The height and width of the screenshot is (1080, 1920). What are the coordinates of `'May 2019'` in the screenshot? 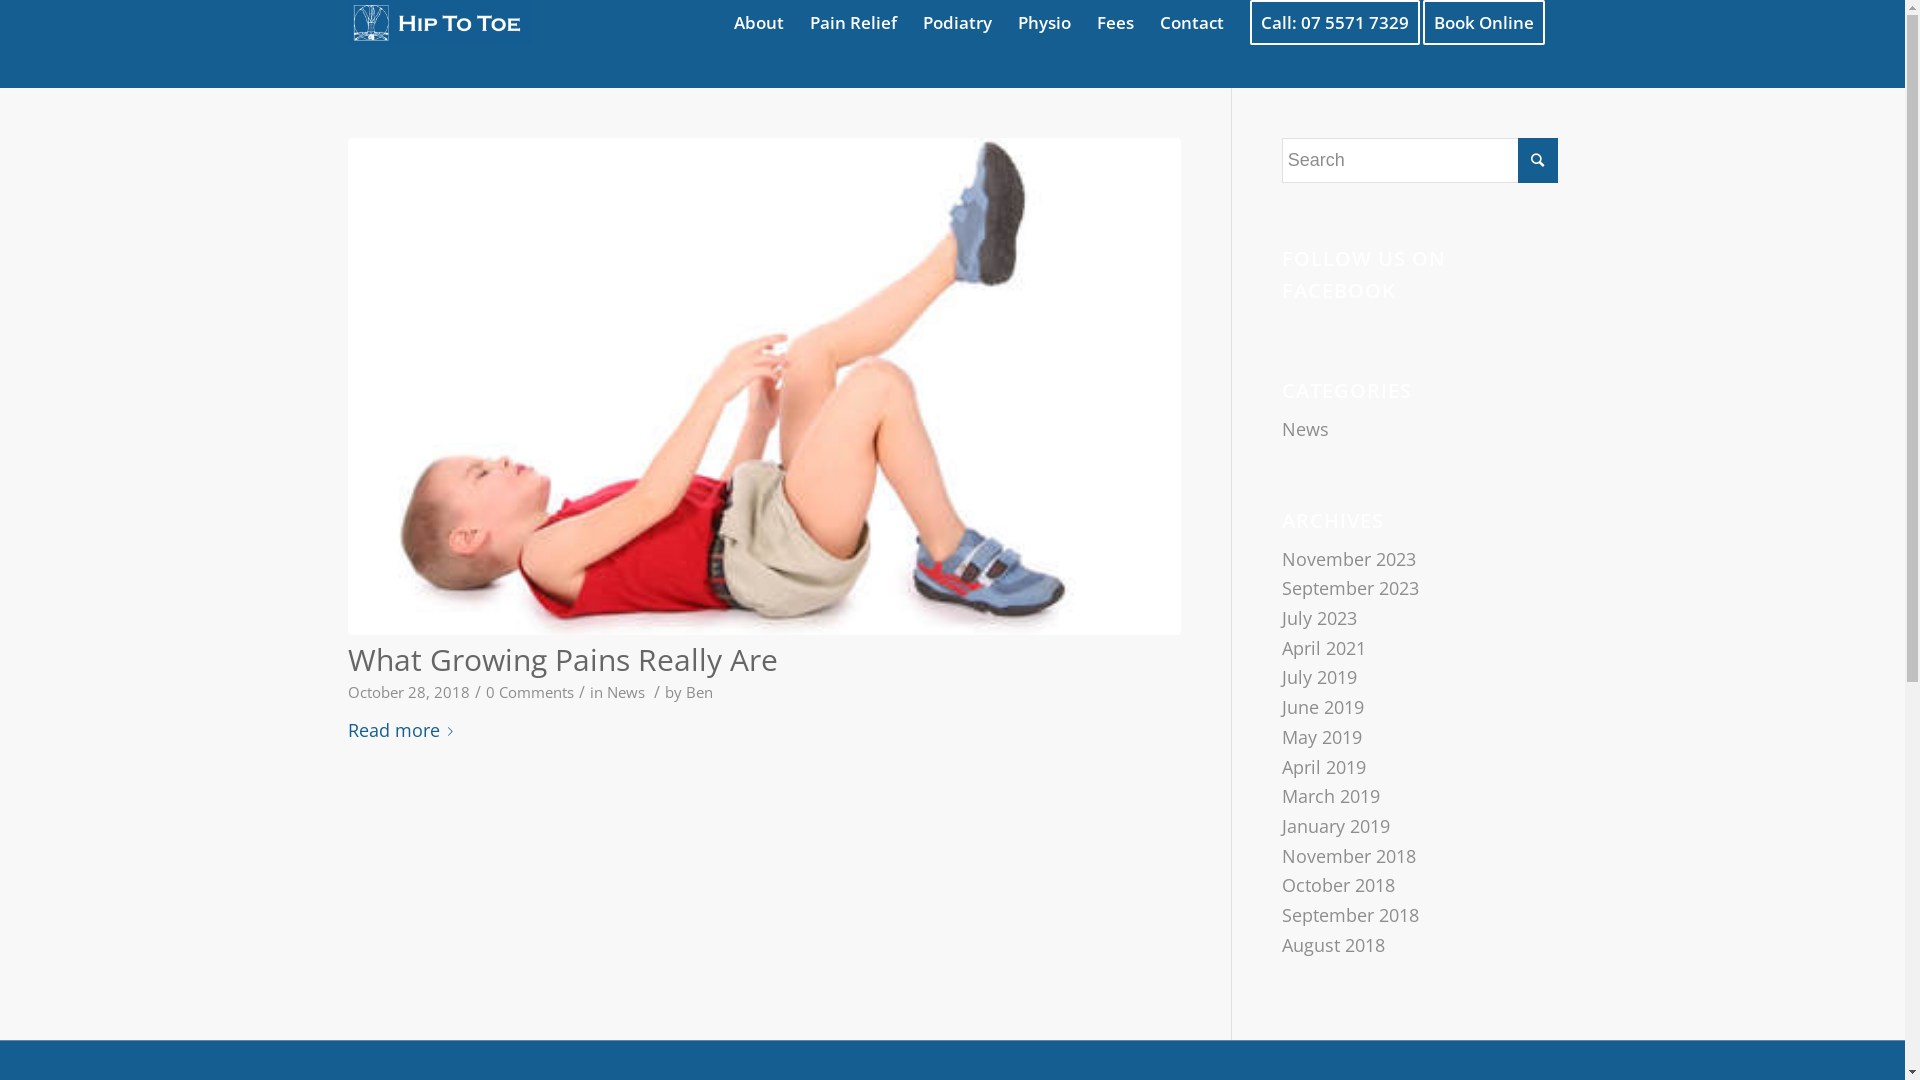 It's located at (1321, 736).